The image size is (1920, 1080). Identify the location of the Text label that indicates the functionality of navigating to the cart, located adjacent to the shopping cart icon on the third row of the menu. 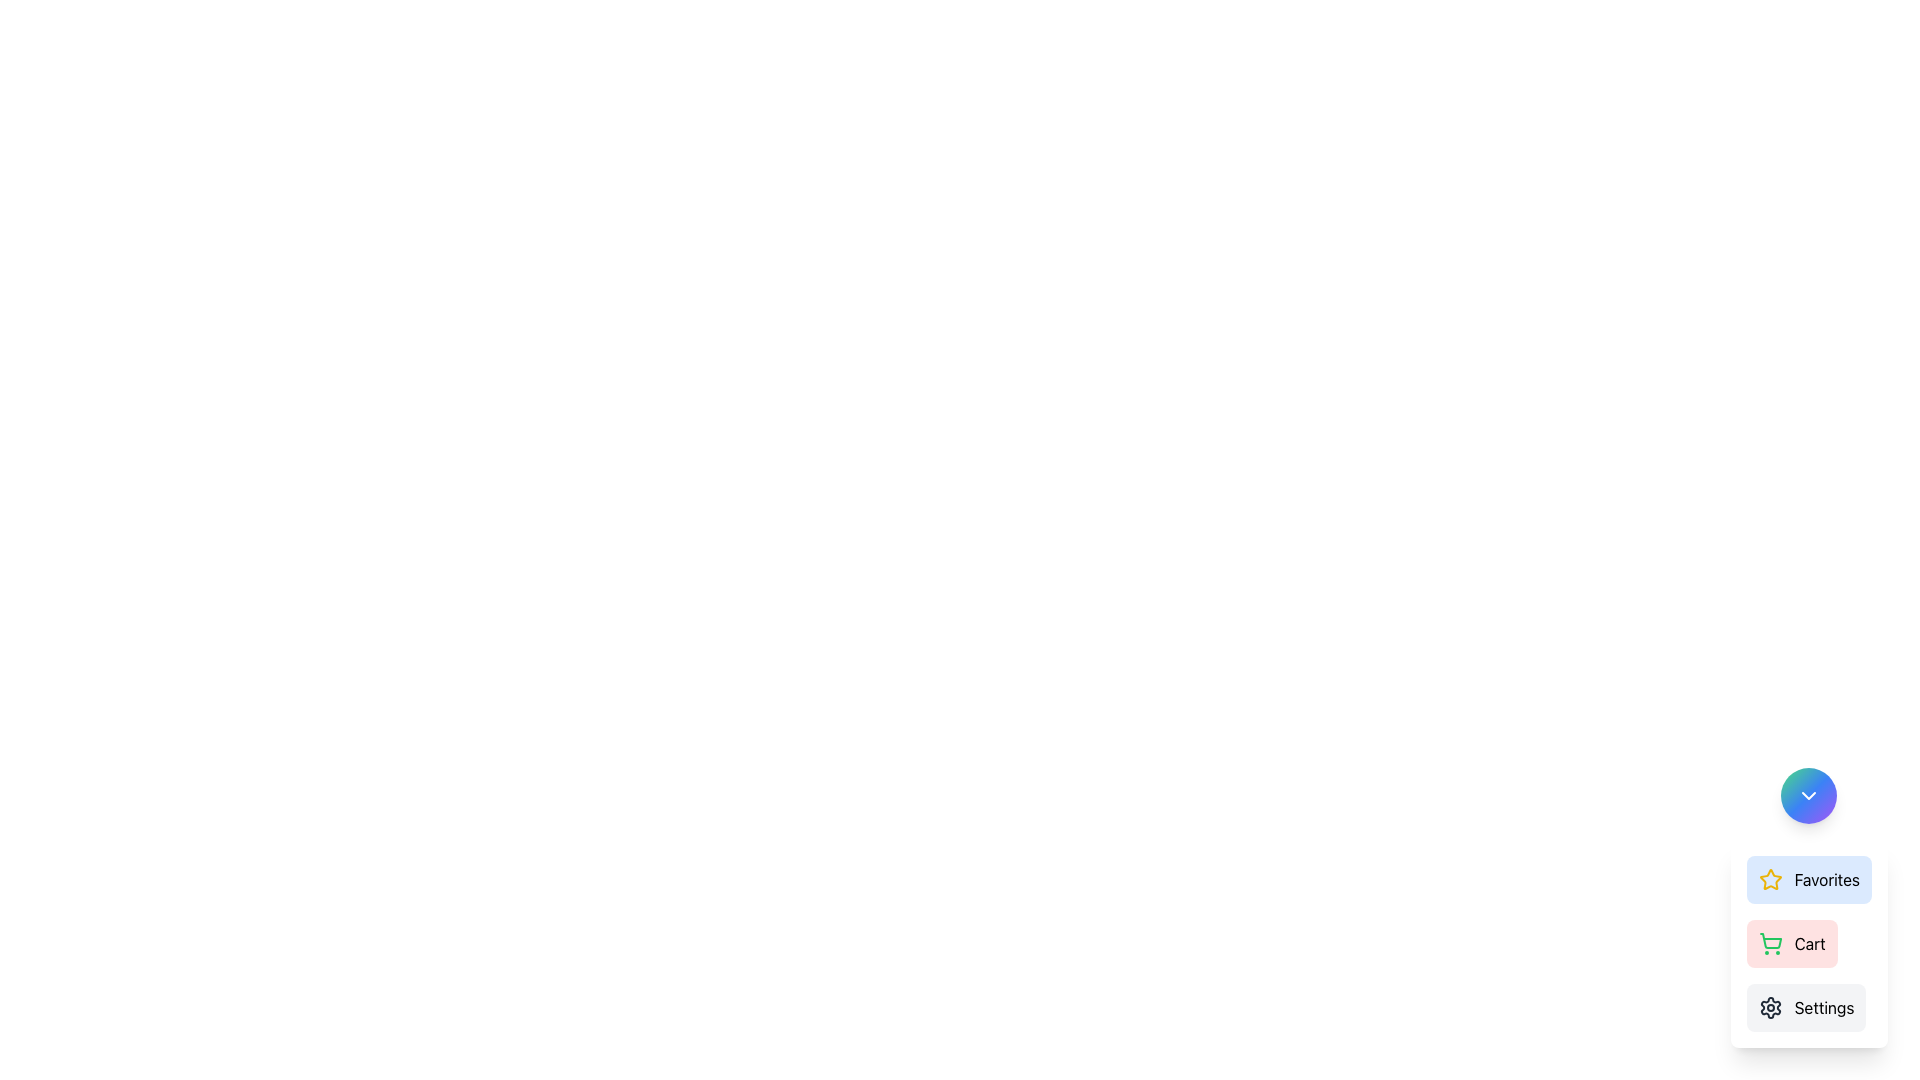
(1810, 944).